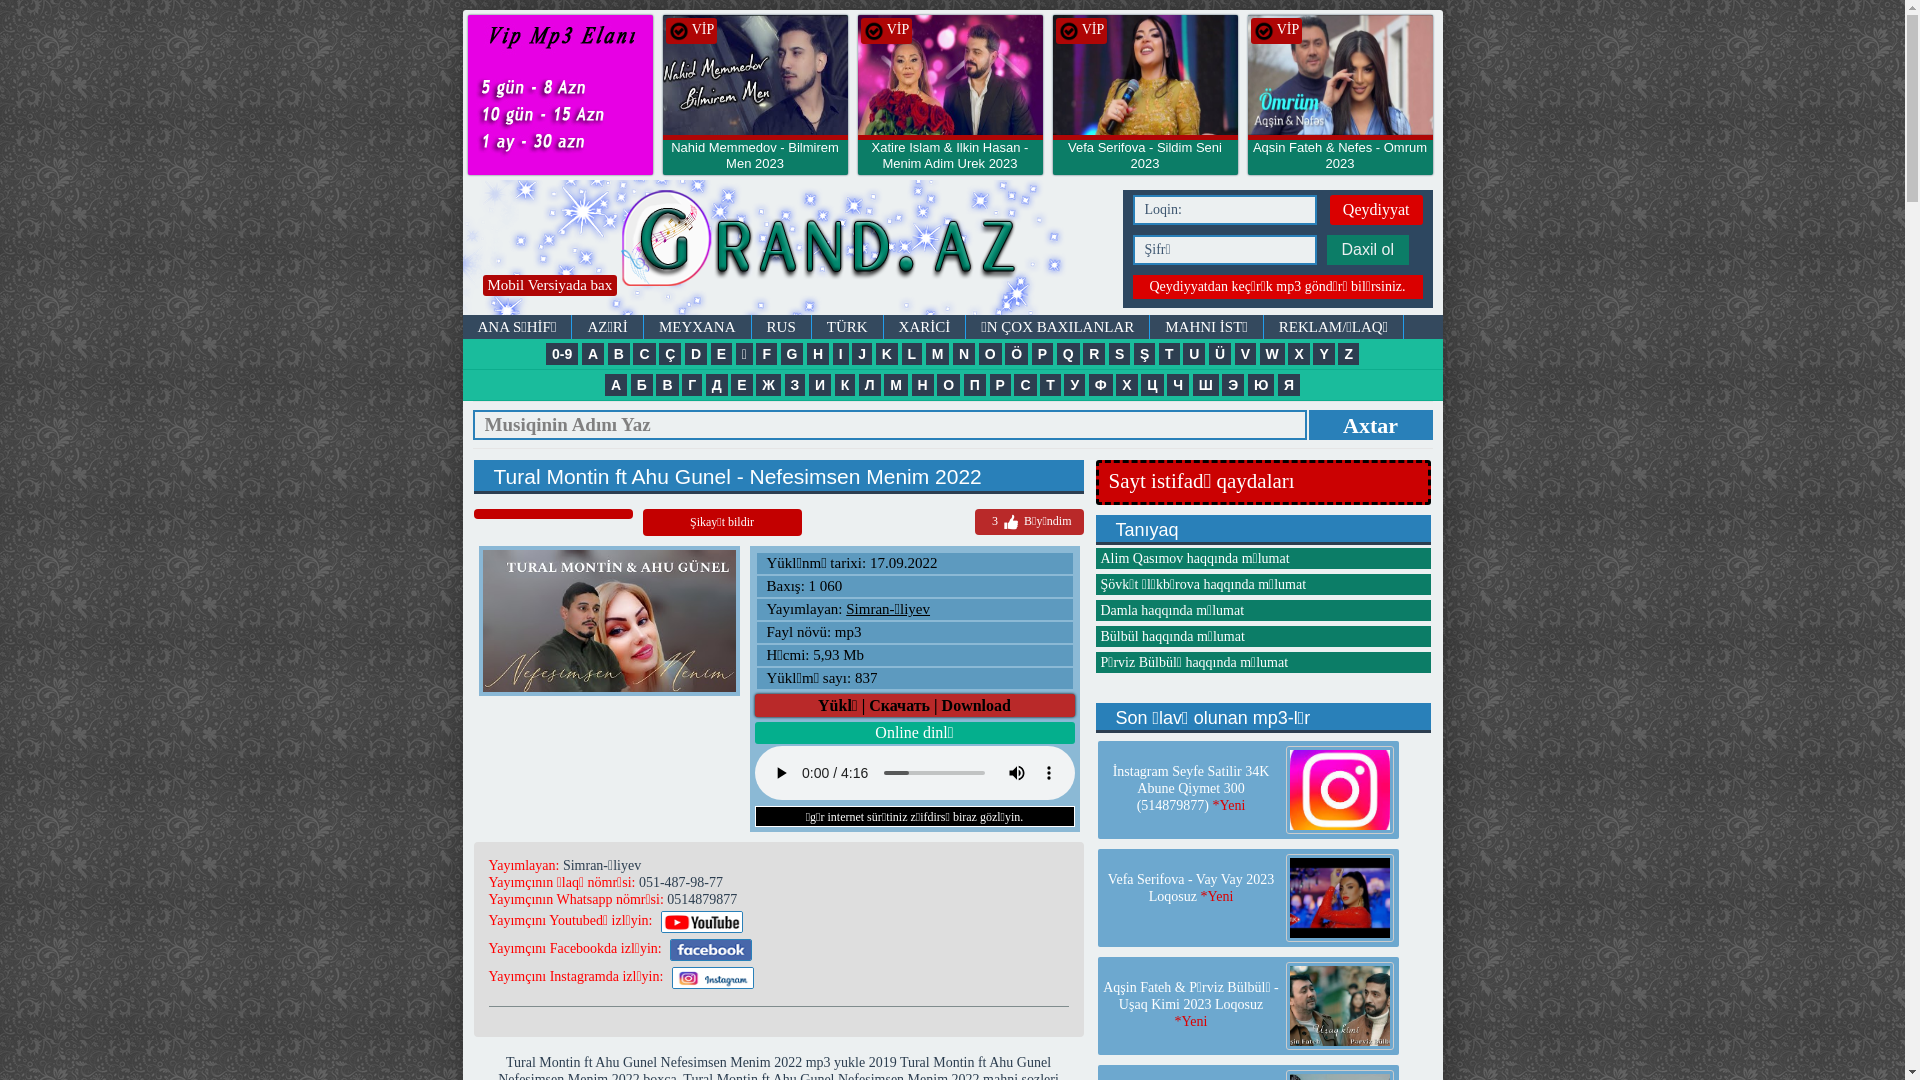 This screenshot has height=1080, width=1920. I want to click on 'Y', so click(1323, 353).